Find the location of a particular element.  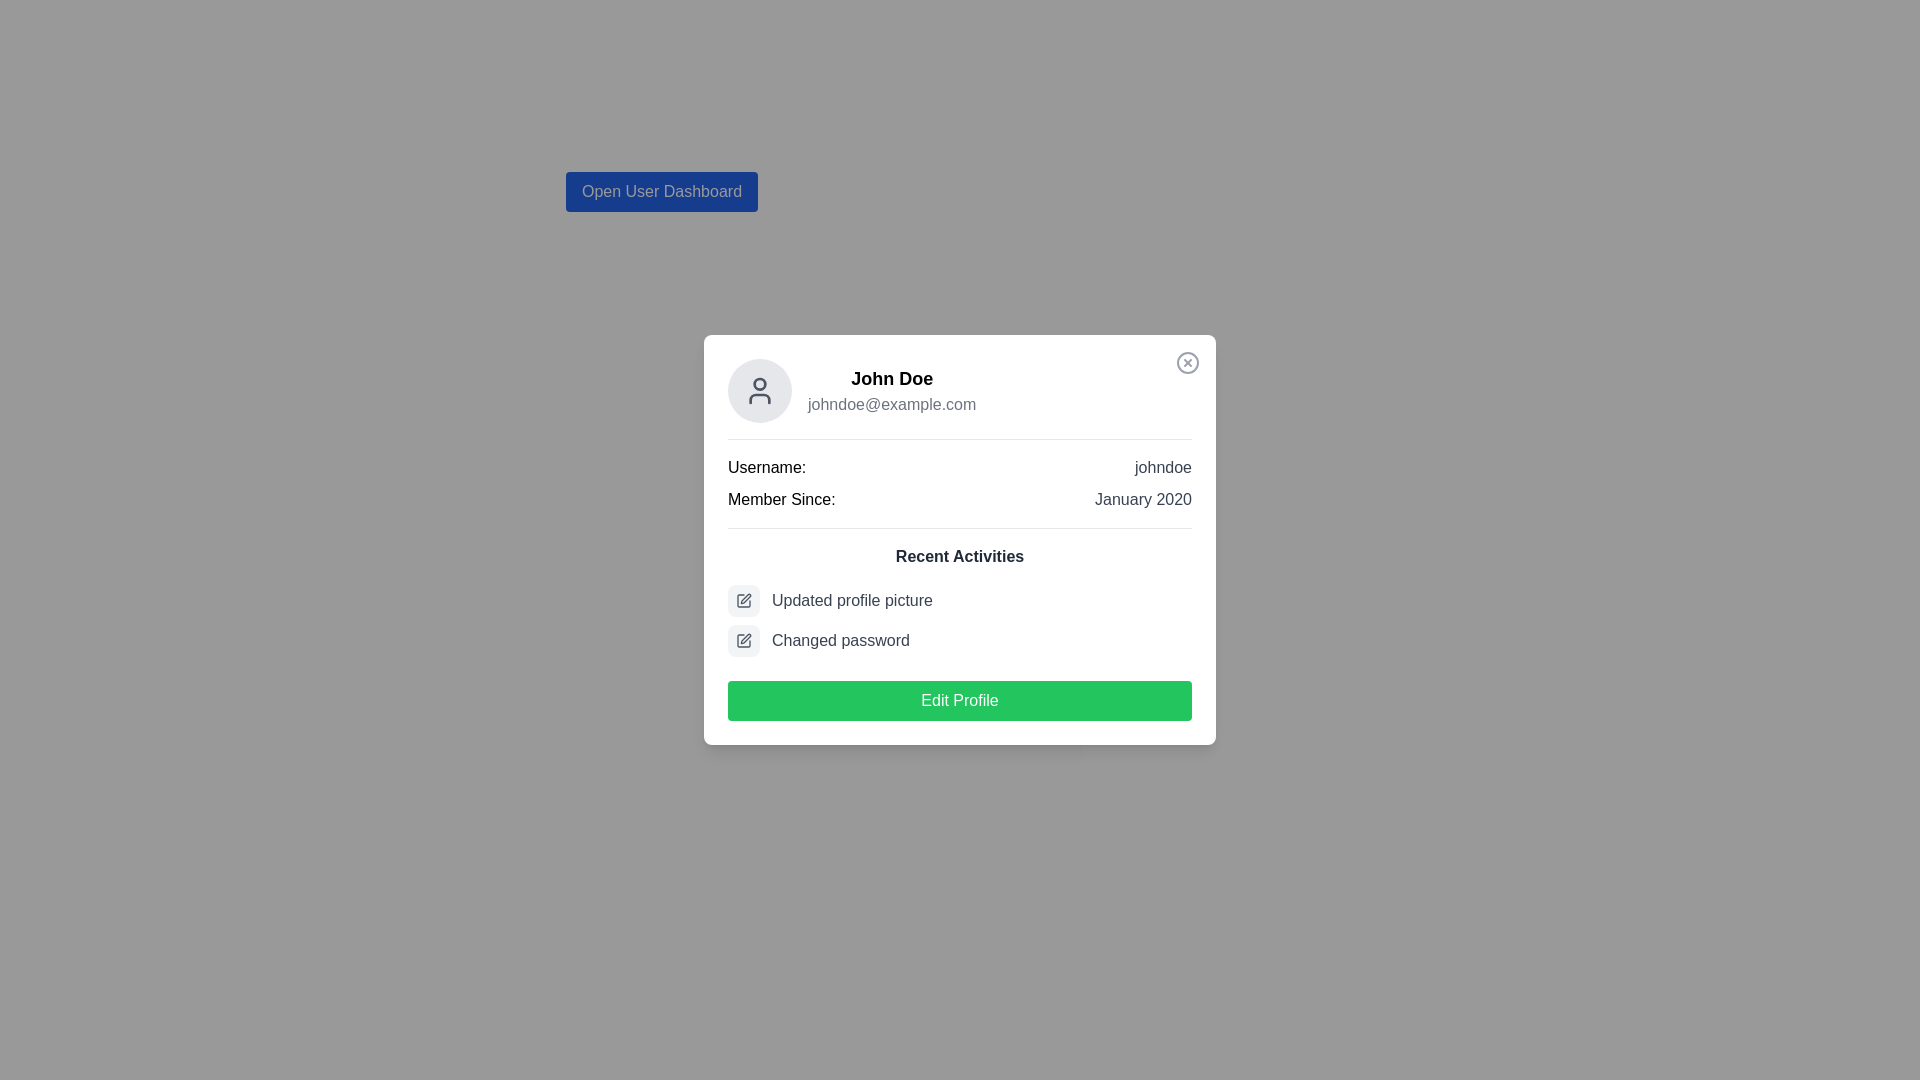

the Text Label that indicates the user's membership start date, positioned beneath the username label in the user profile card panel is located at coordinates (780, 499).